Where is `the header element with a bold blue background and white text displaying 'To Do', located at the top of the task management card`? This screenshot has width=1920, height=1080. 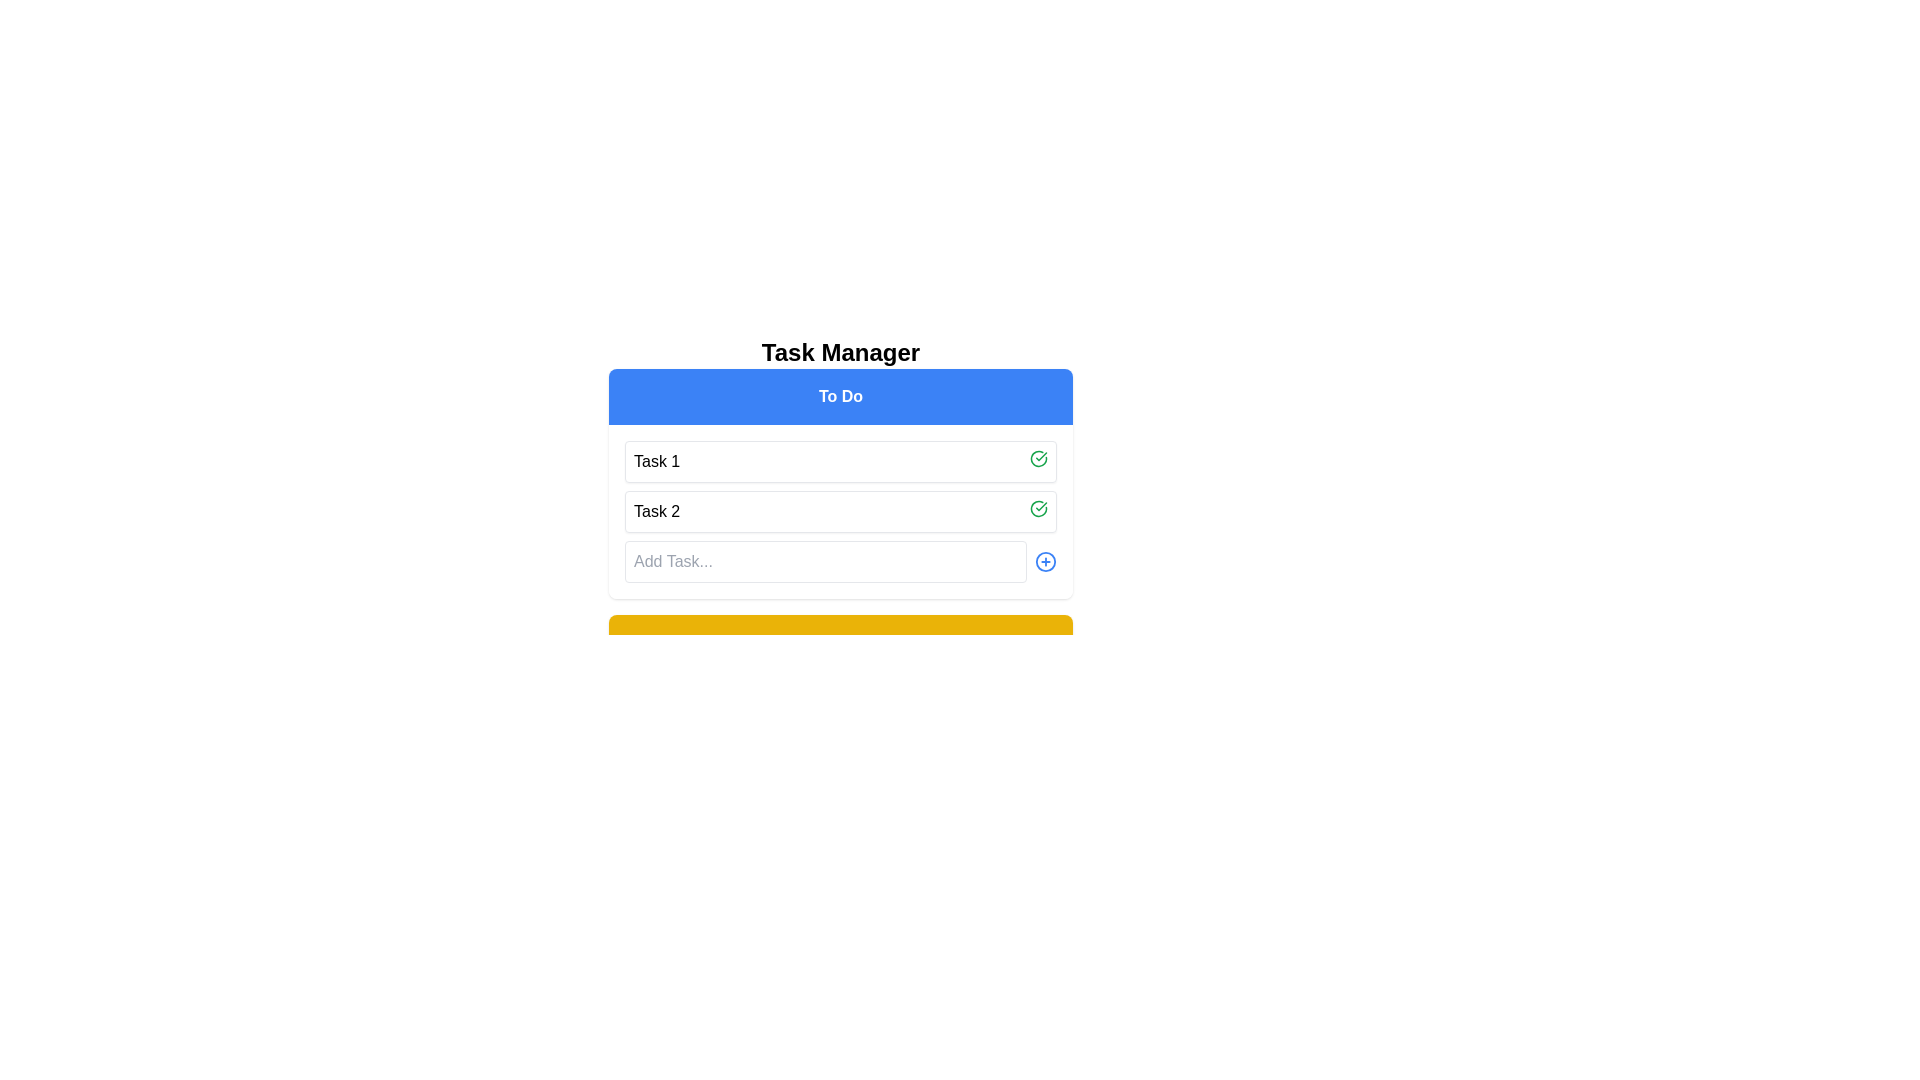 the header element with a bold blue background and white text displaying 'To Do', located at the top of the task management card is located at coordinates (840, 397).